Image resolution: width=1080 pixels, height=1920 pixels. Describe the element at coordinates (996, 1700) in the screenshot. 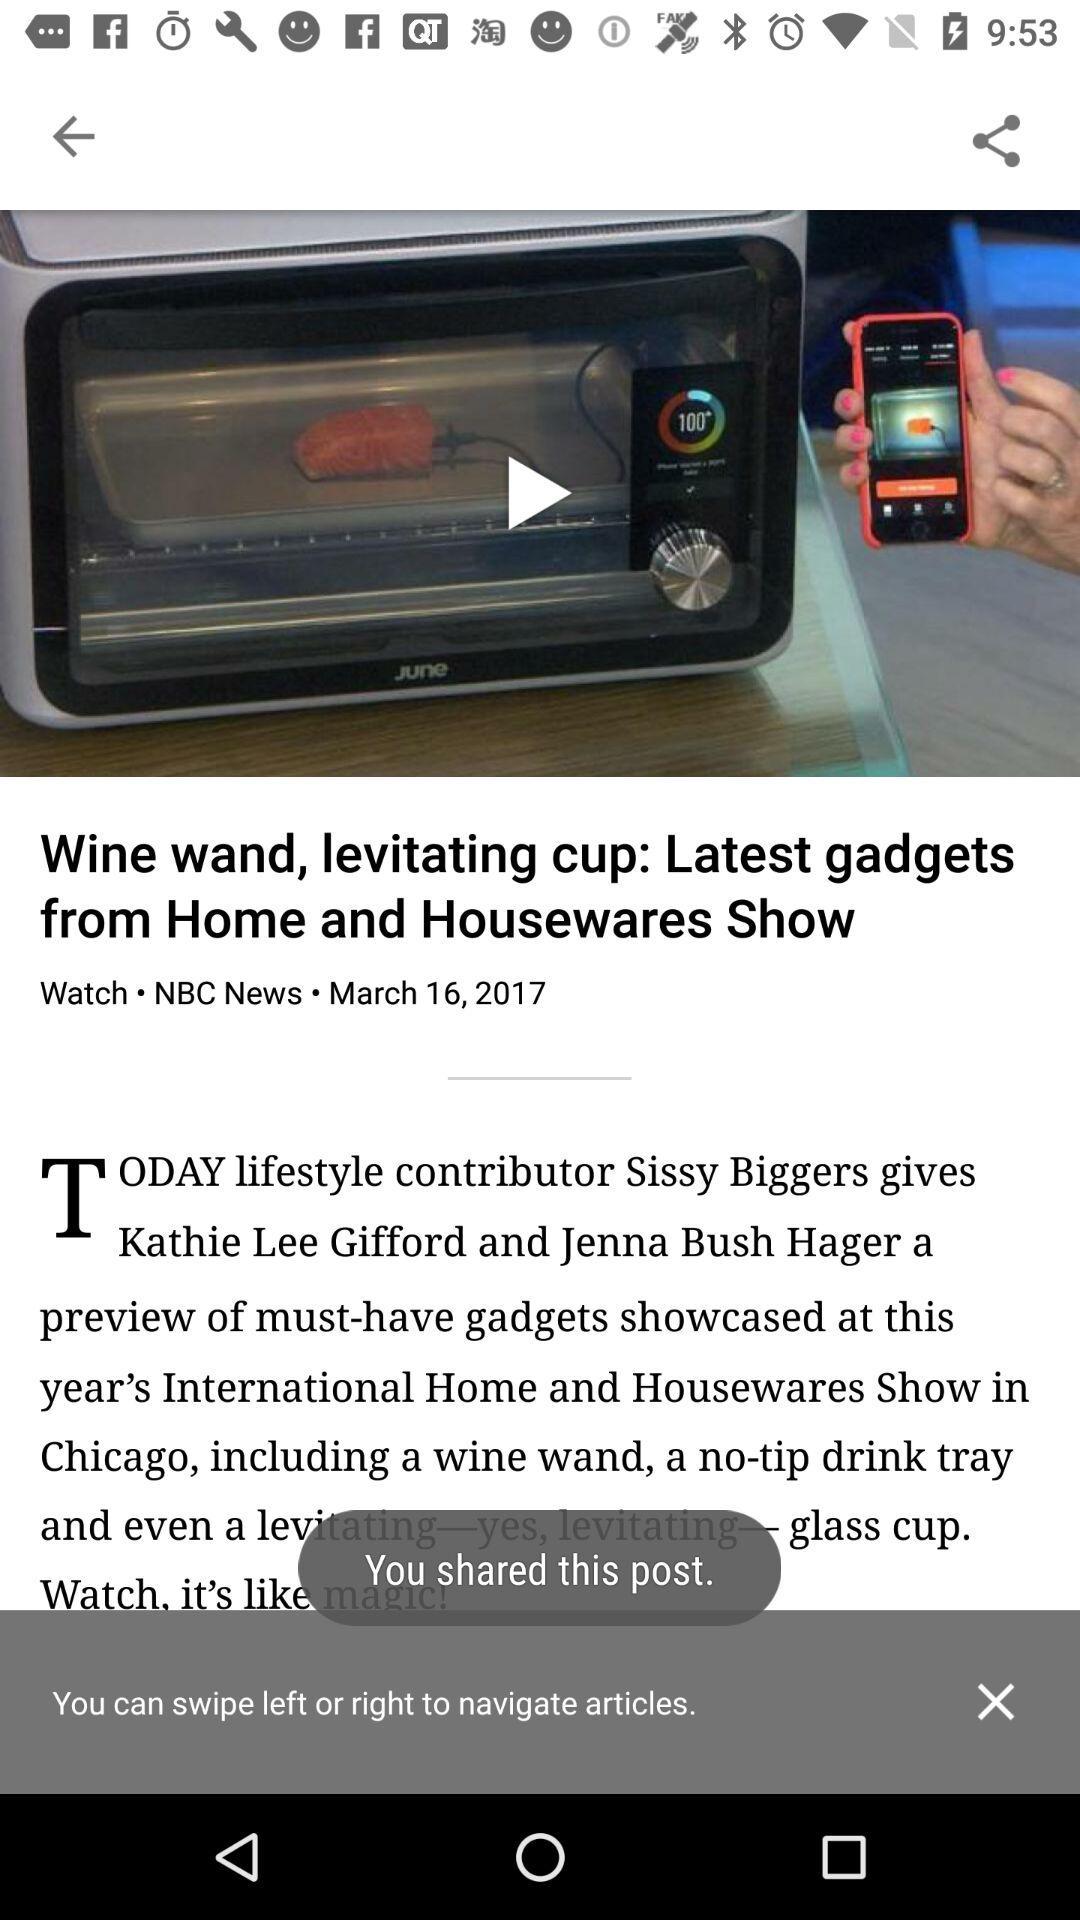

I see `close icon at bottom of page` at that location.